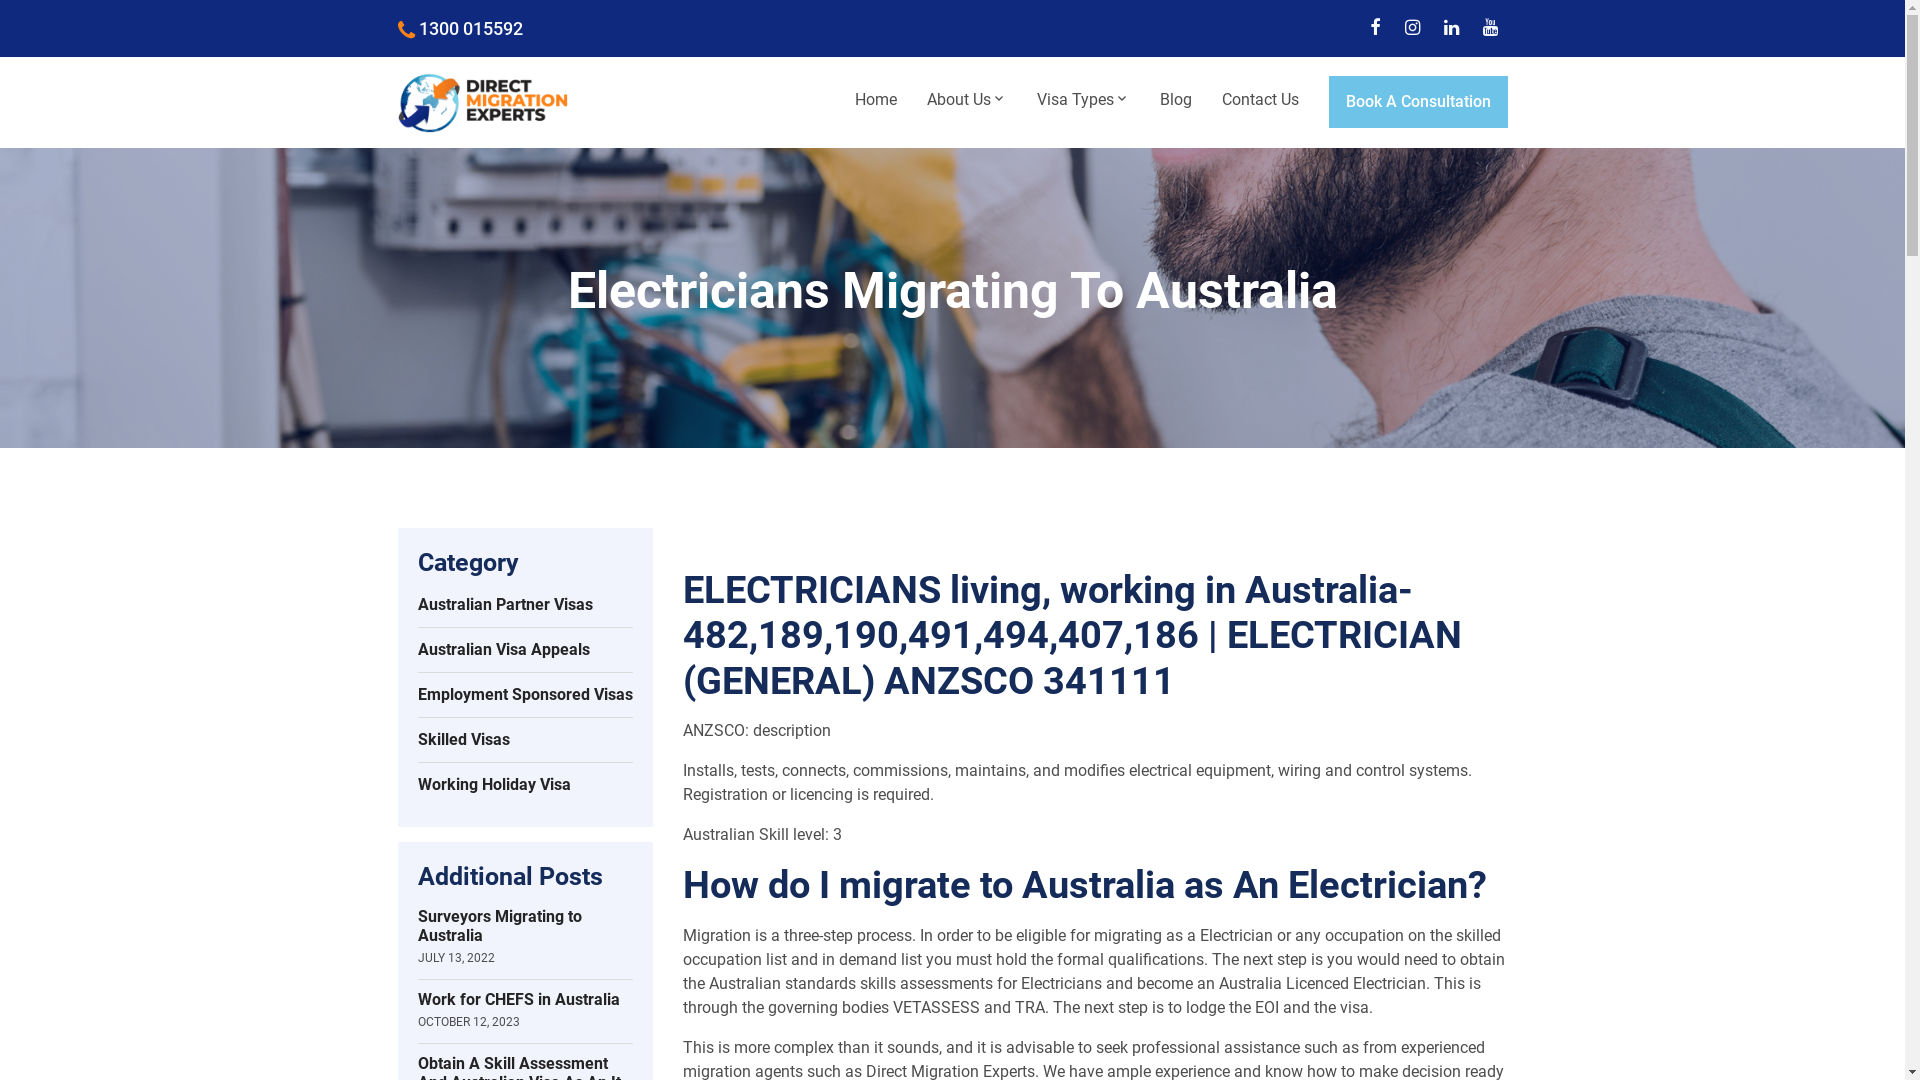 The image size is (1920, 1080). Describe the element at coordinates (525, 604) in the screenshot. I see `'Australian Partner Visas'` at that location.